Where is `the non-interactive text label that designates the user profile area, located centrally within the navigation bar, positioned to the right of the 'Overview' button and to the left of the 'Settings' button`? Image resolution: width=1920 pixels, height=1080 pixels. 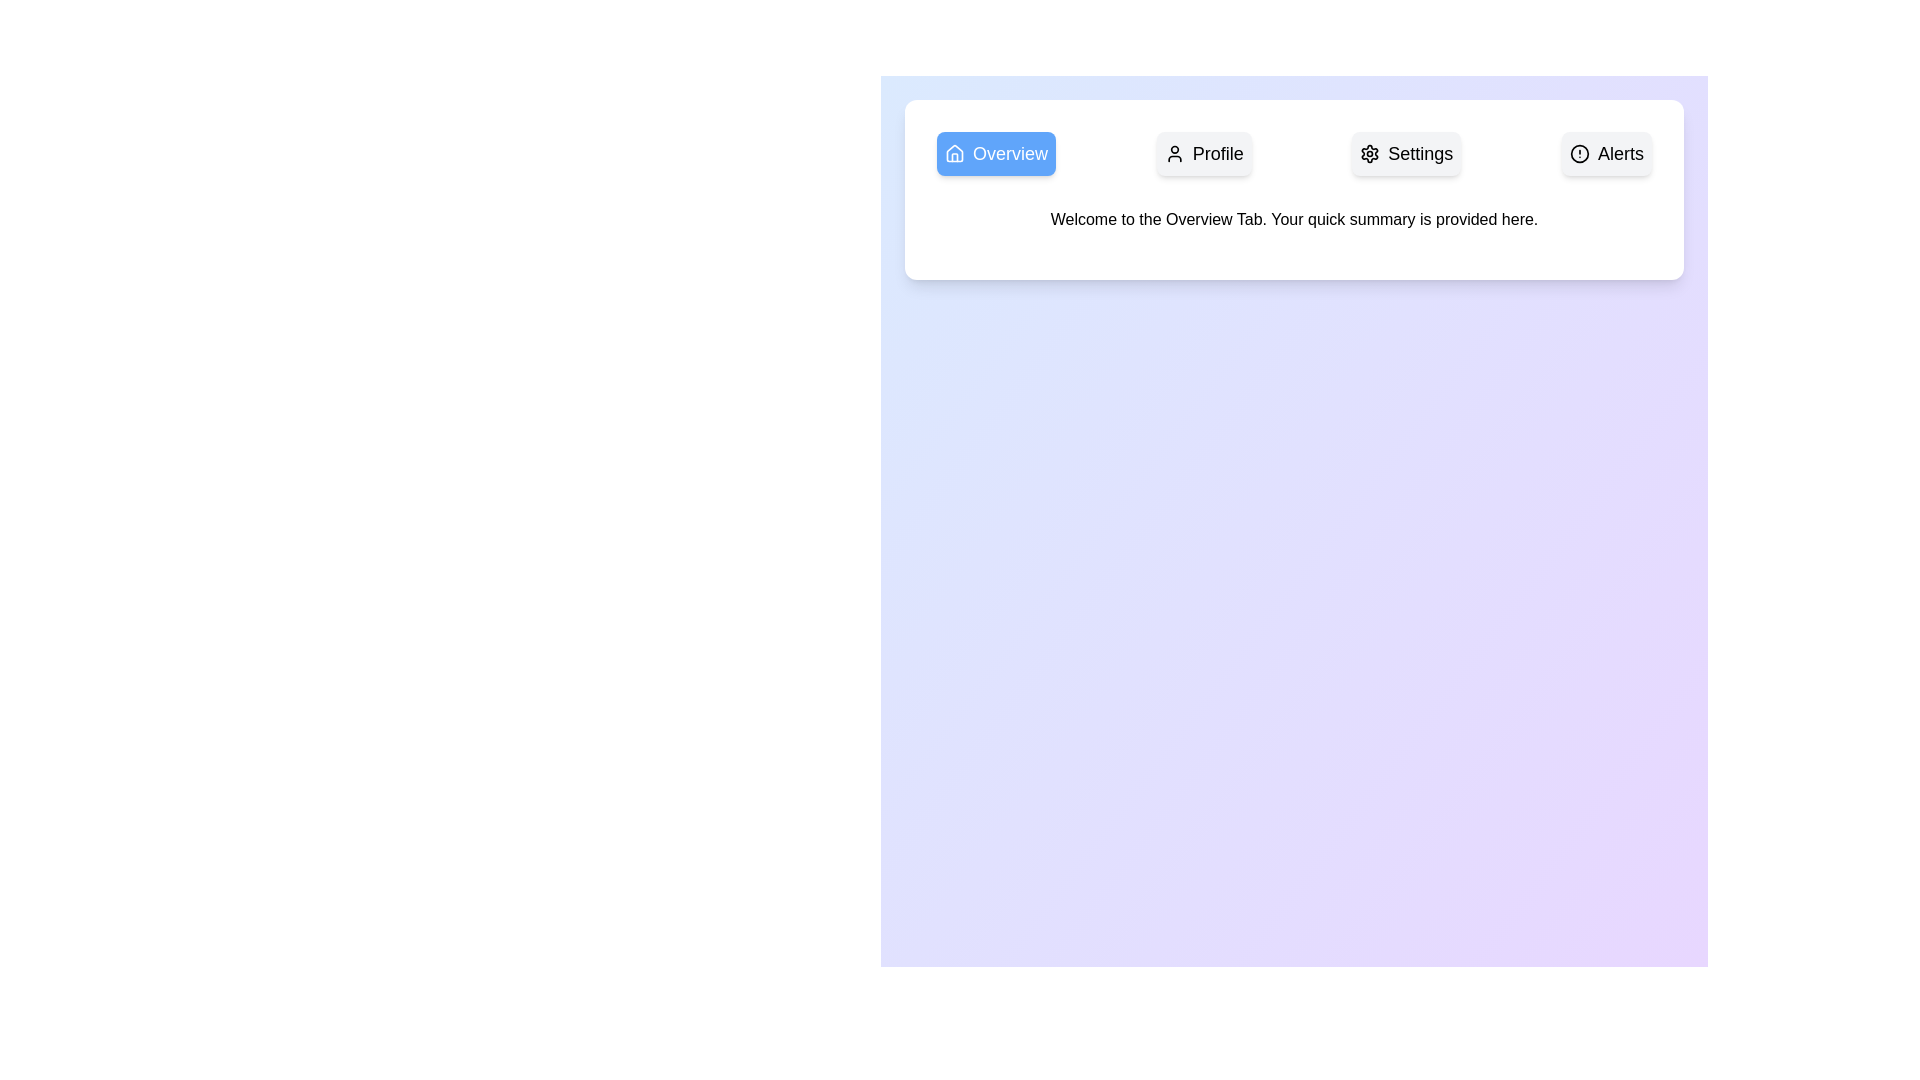
the non-interactive text label that designates the user profile area, located centrally within the navigation bar, positioned to the right of the 'Overview' button and to the left of the 'Settings' button is located at coordinates (1217, 153).